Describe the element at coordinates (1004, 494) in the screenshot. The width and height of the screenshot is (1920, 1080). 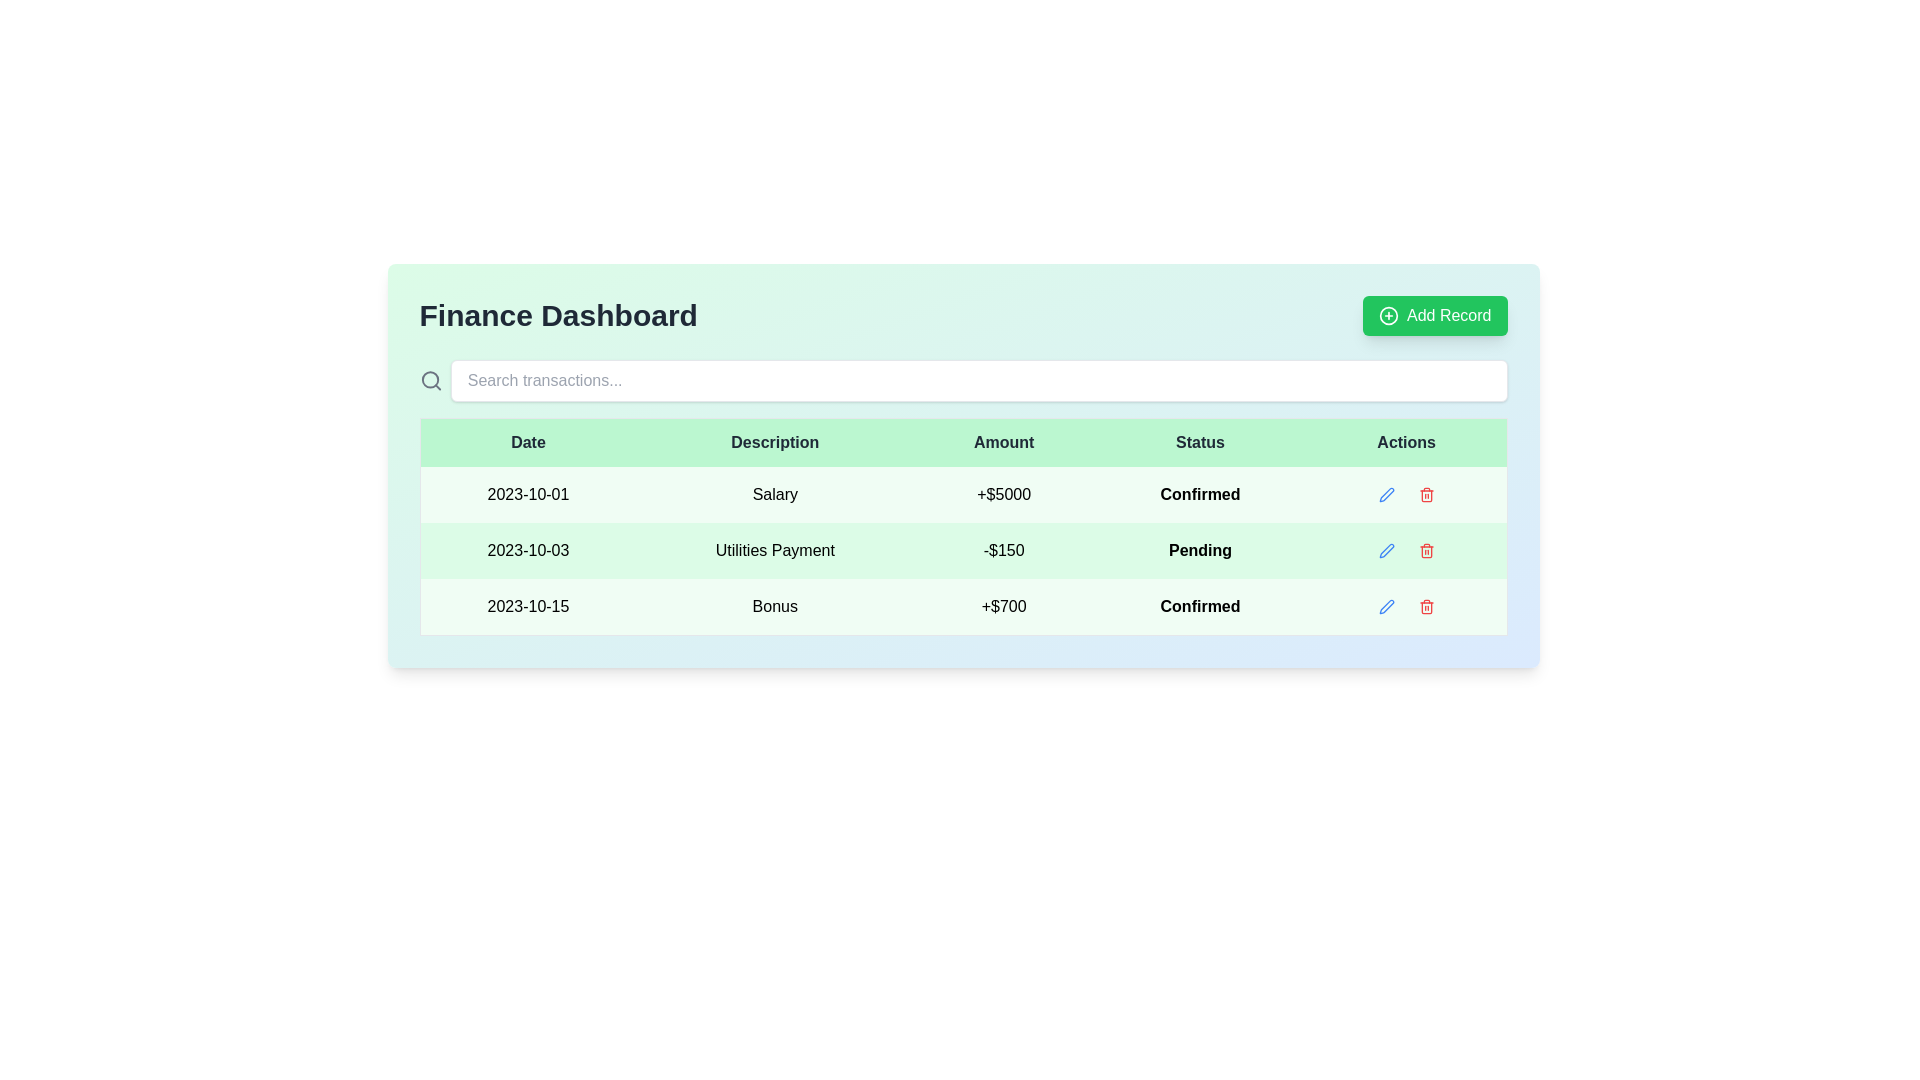
I see `the text display in the third column of the first row of the table that indicates a positive change of $5000, corresponding to the date '2023-10-01' and description 'Salary'` at that location.